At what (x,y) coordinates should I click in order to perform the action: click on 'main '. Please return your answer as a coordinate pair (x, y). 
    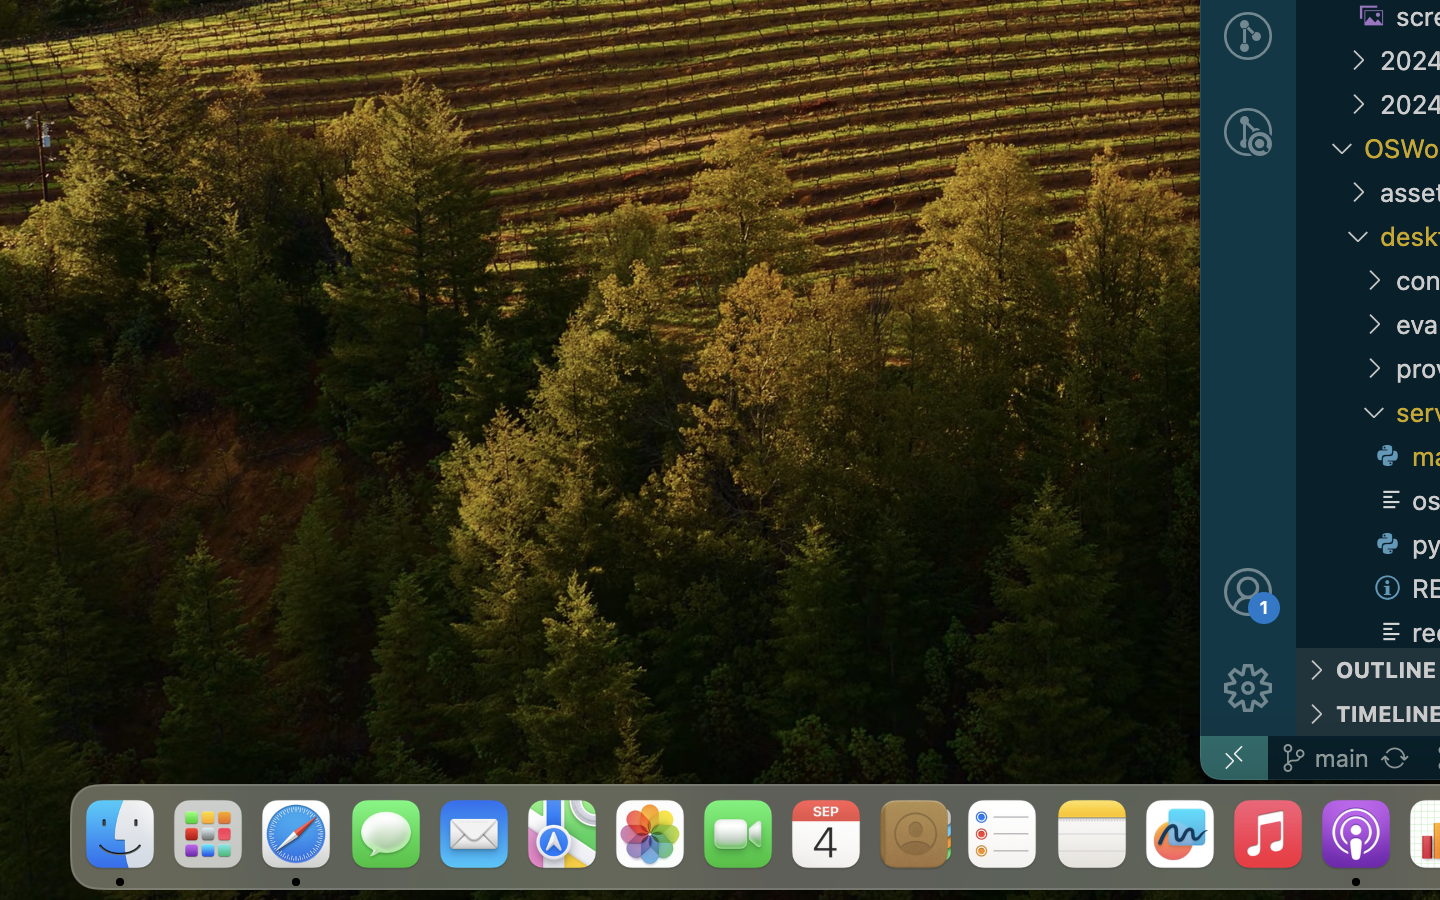
    Looking at the image, I should click on (1323, 756).